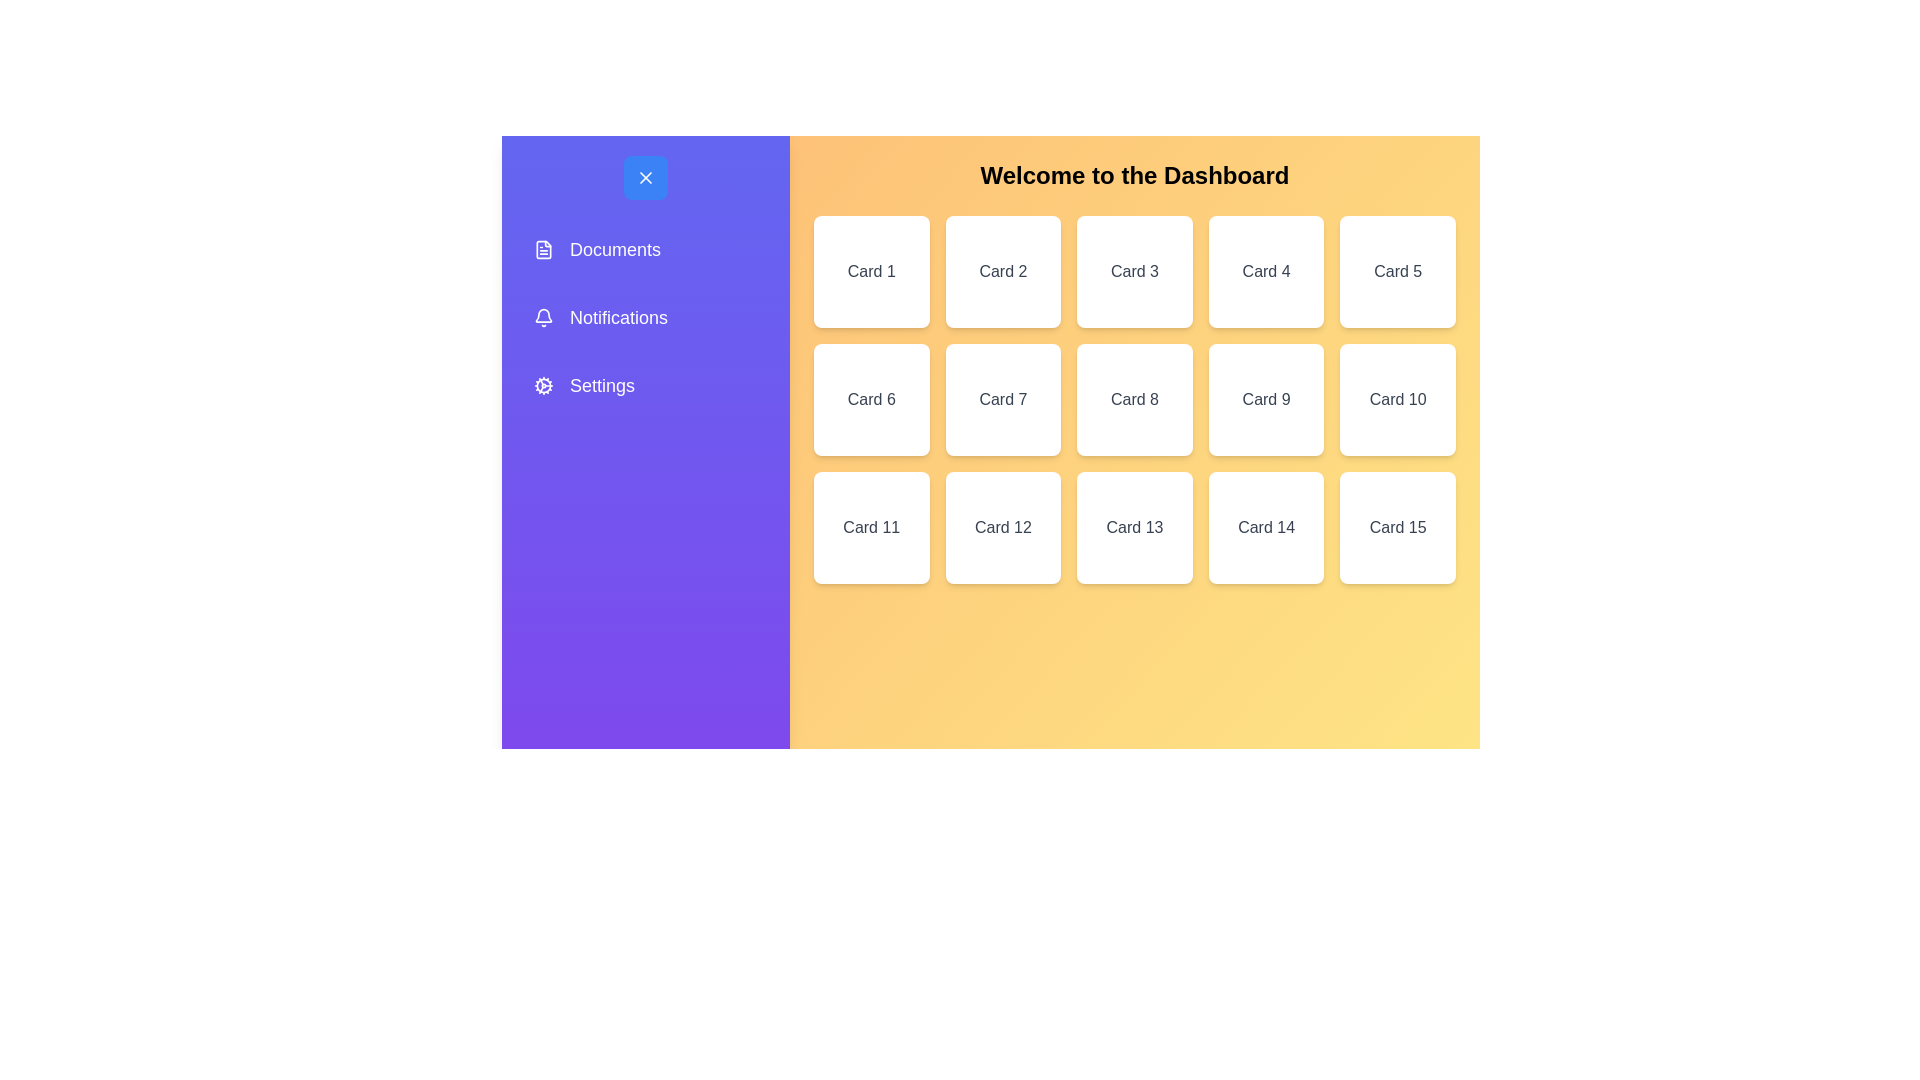 This screenshot has height=1080, width=1920. What do you see at coordinates (646, 316) in the screenshot?
I see `the menu option Notifications from the sidebar` at bounding box center [646, 316].